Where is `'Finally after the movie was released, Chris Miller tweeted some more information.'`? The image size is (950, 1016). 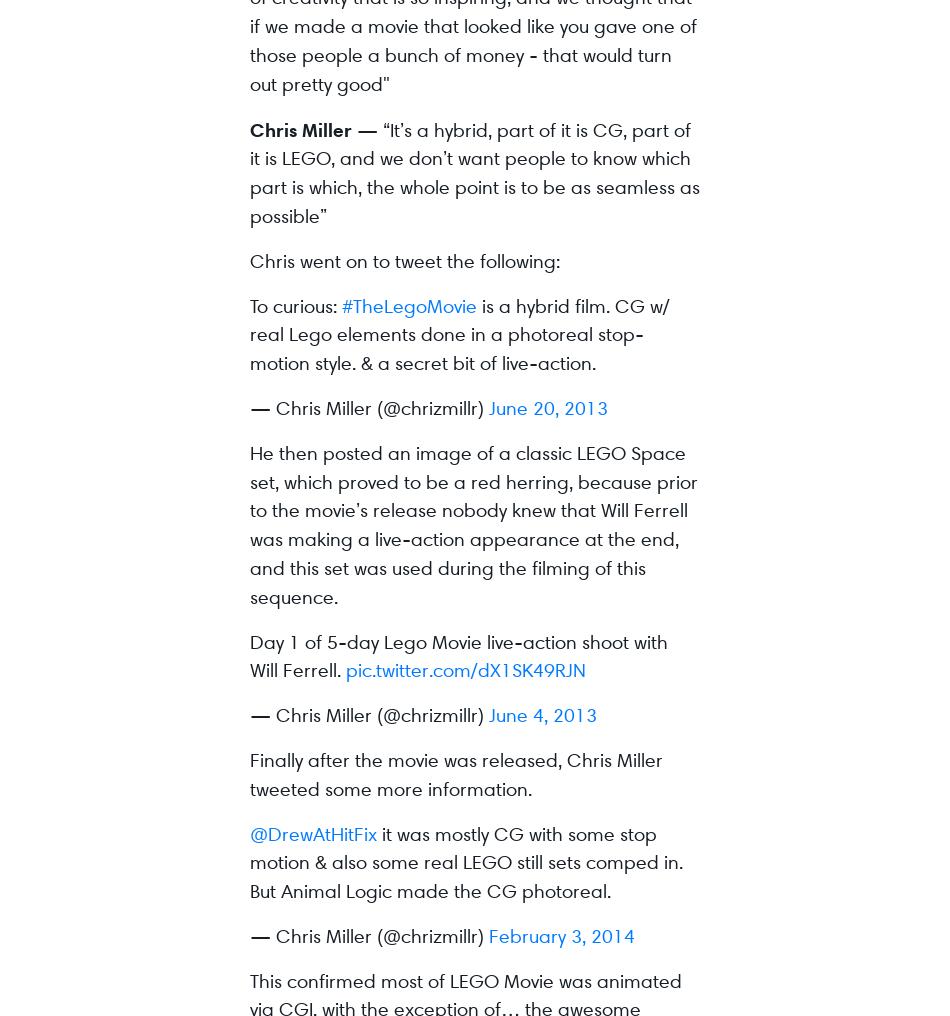 'Finally after the movie was released, Chris Miller tweeted some more information.' is located at coordinates (455, 772).